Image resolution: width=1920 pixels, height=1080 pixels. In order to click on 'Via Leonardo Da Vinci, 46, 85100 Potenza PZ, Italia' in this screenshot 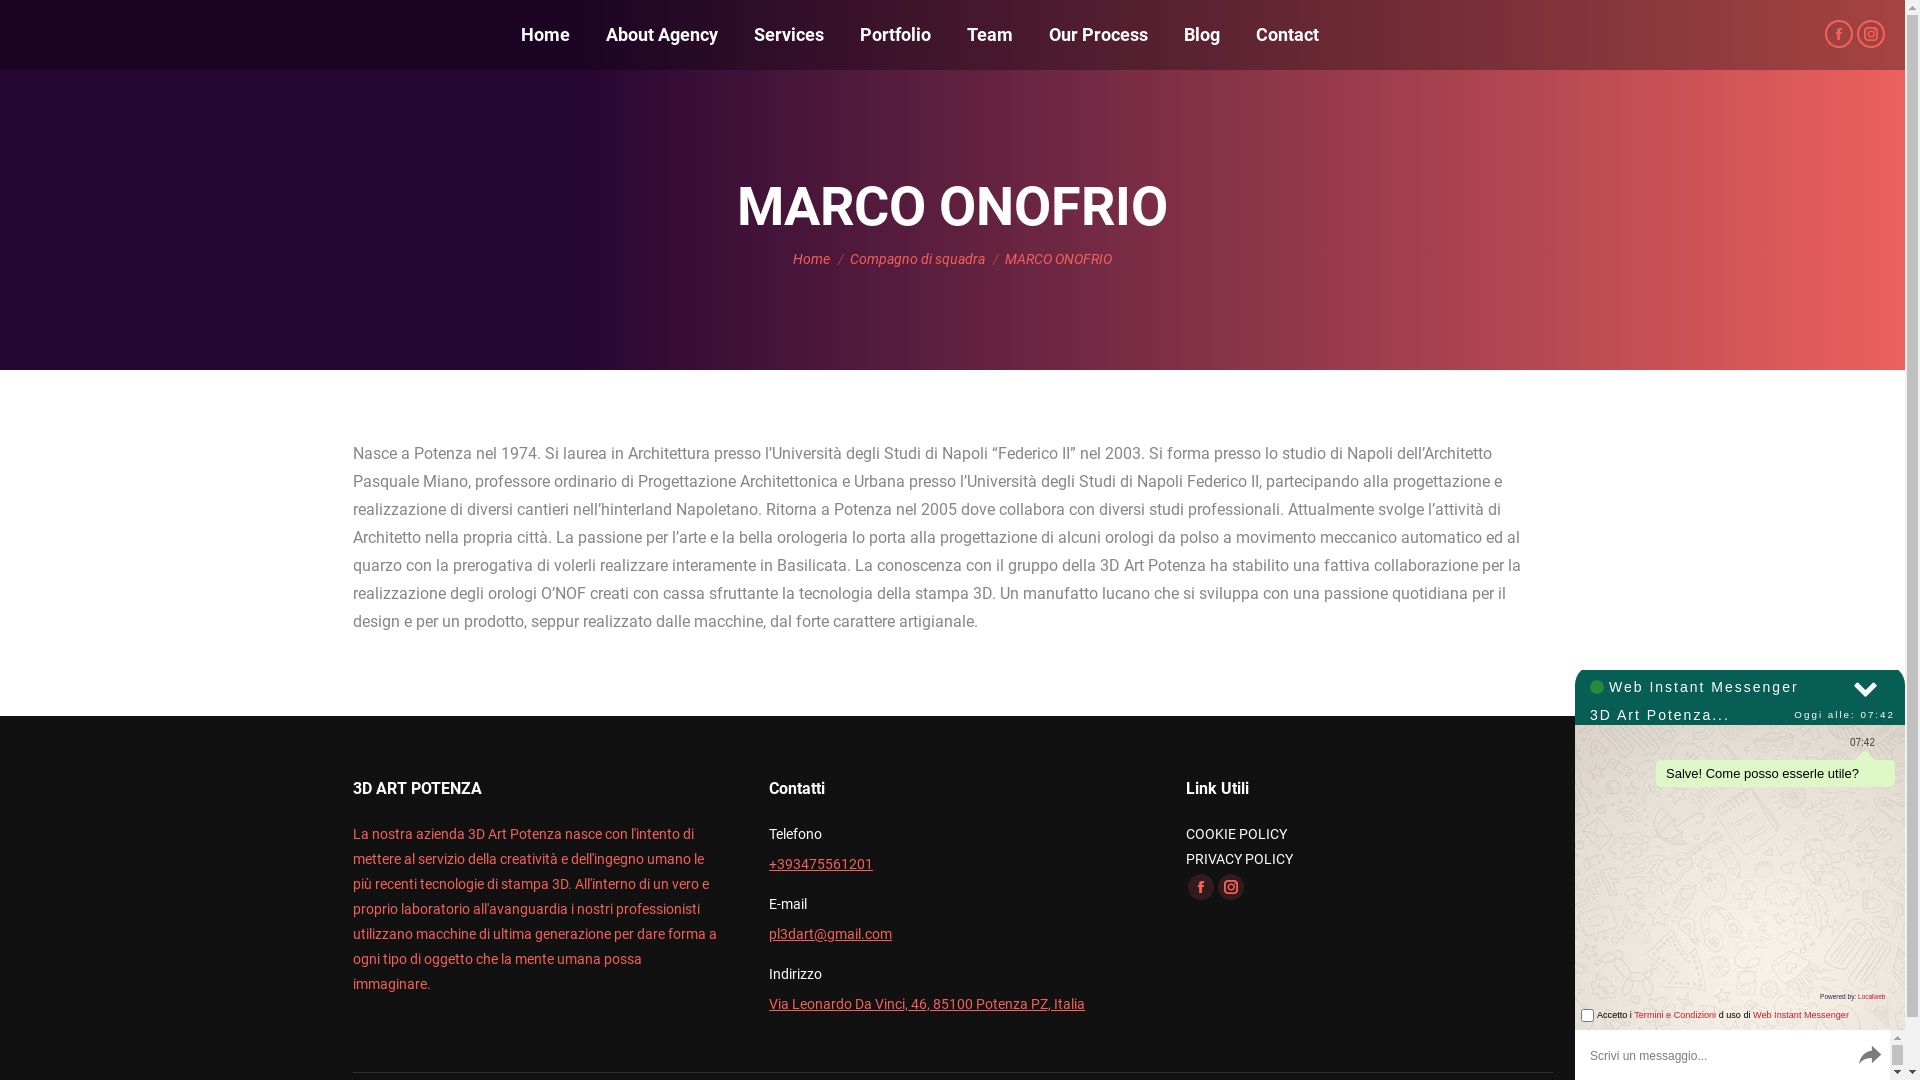, I will do `click(925, 1003)`.